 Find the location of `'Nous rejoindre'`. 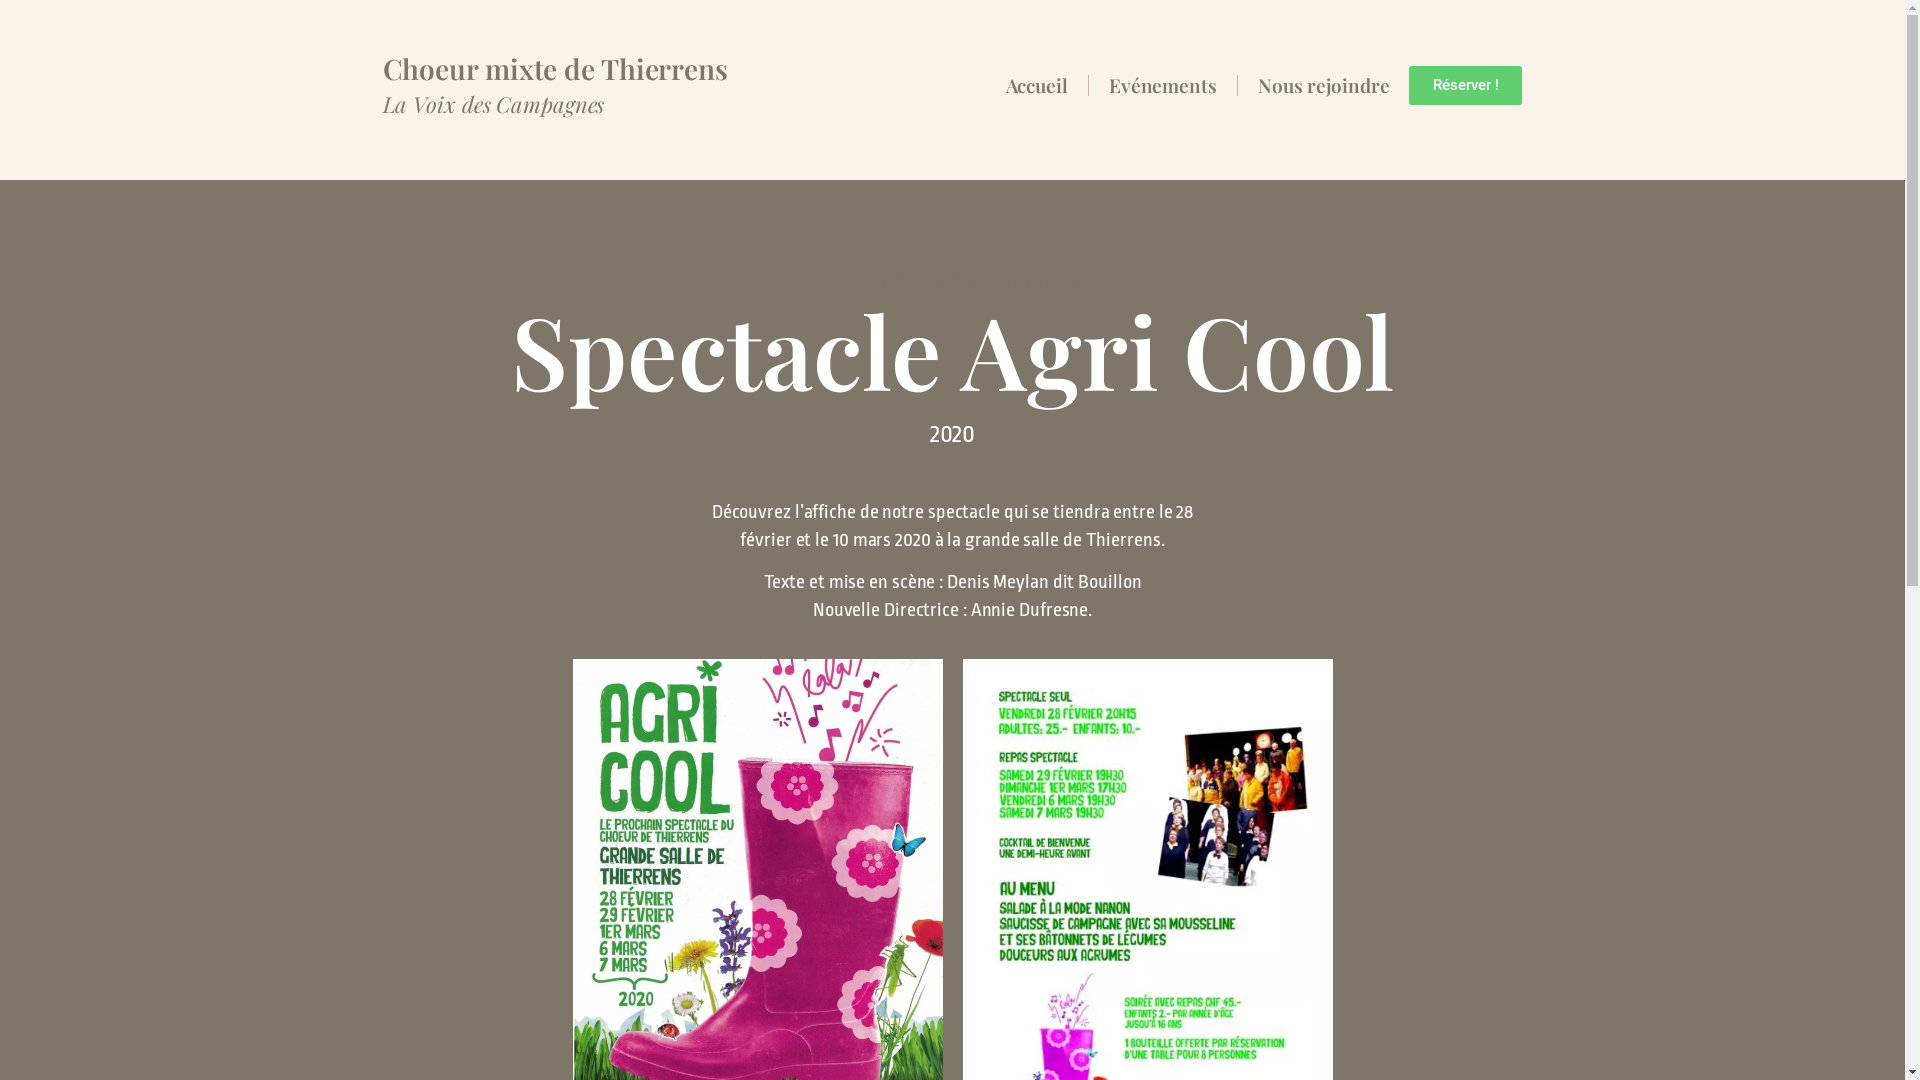

'Nous rejoindre' is located at coordinates (1324, 83).